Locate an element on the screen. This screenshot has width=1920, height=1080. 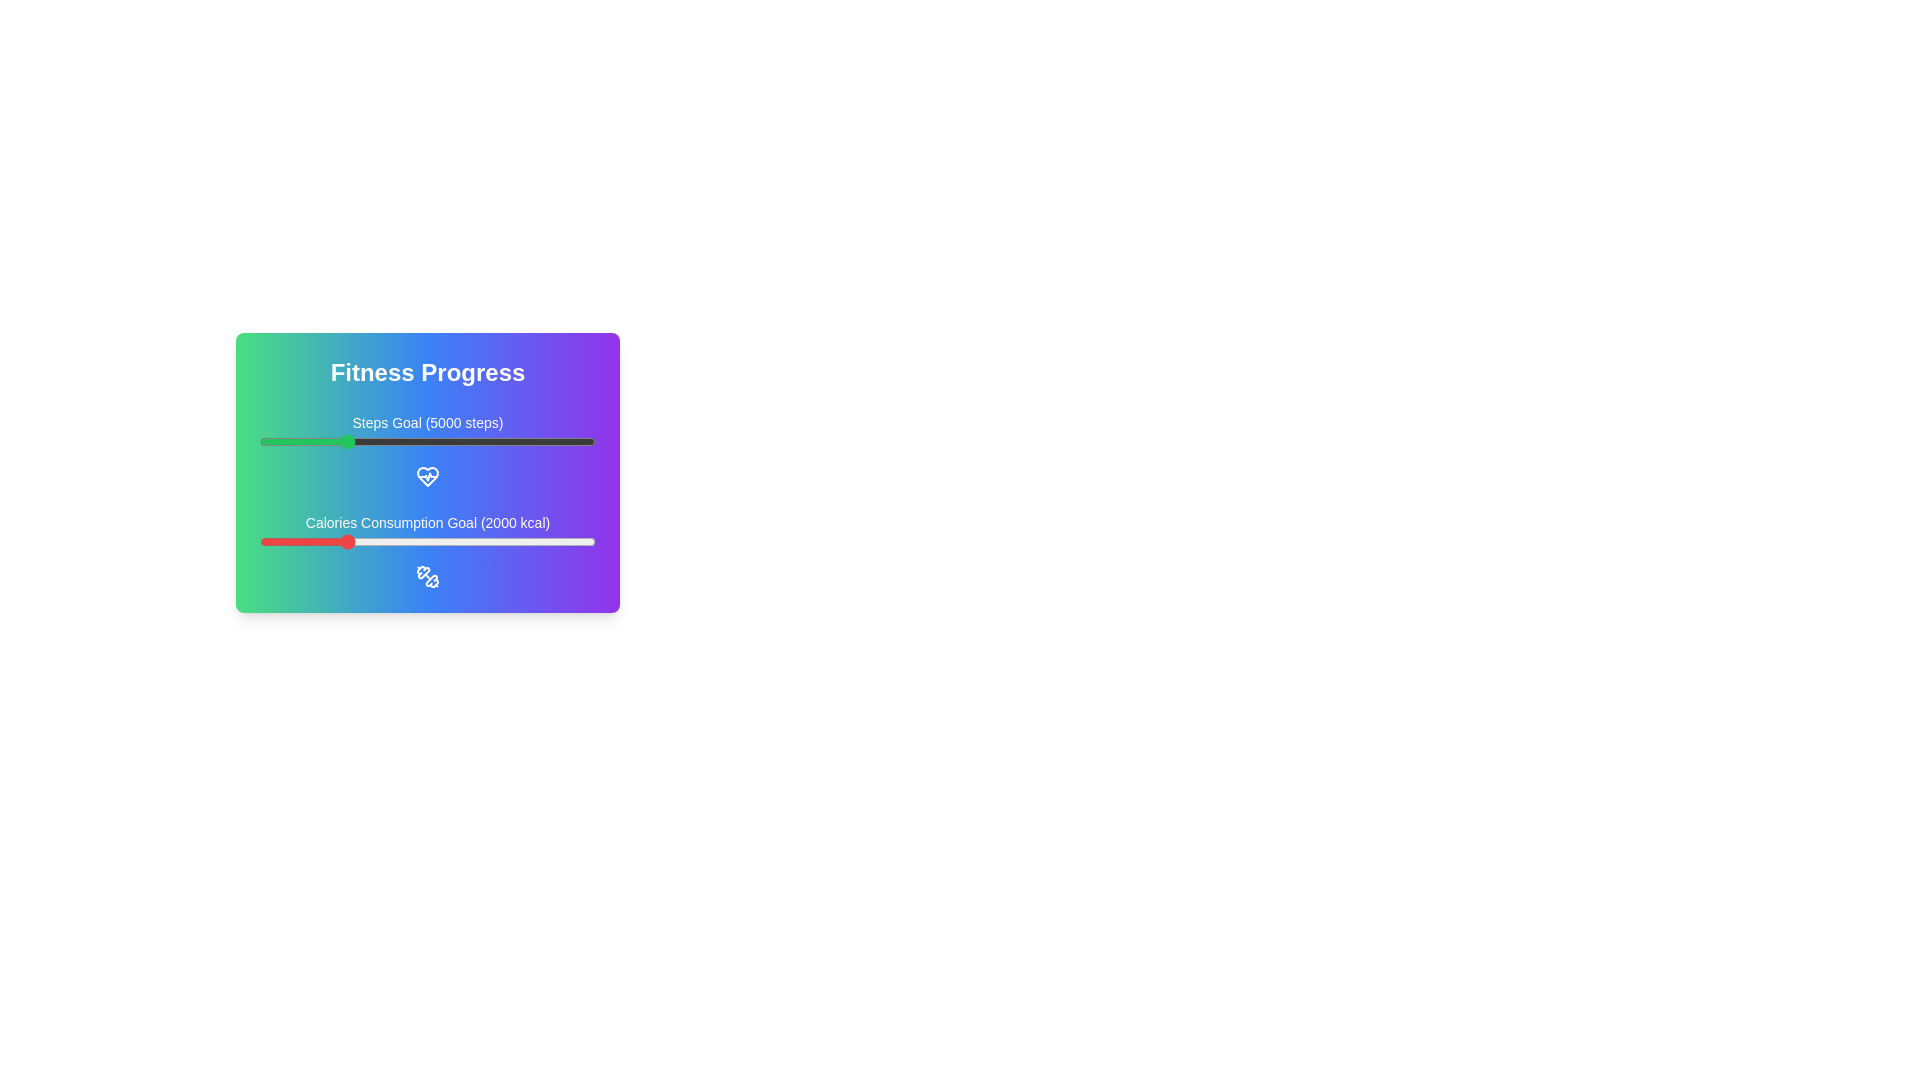
the steps goal is located at coordinates (415, 441).